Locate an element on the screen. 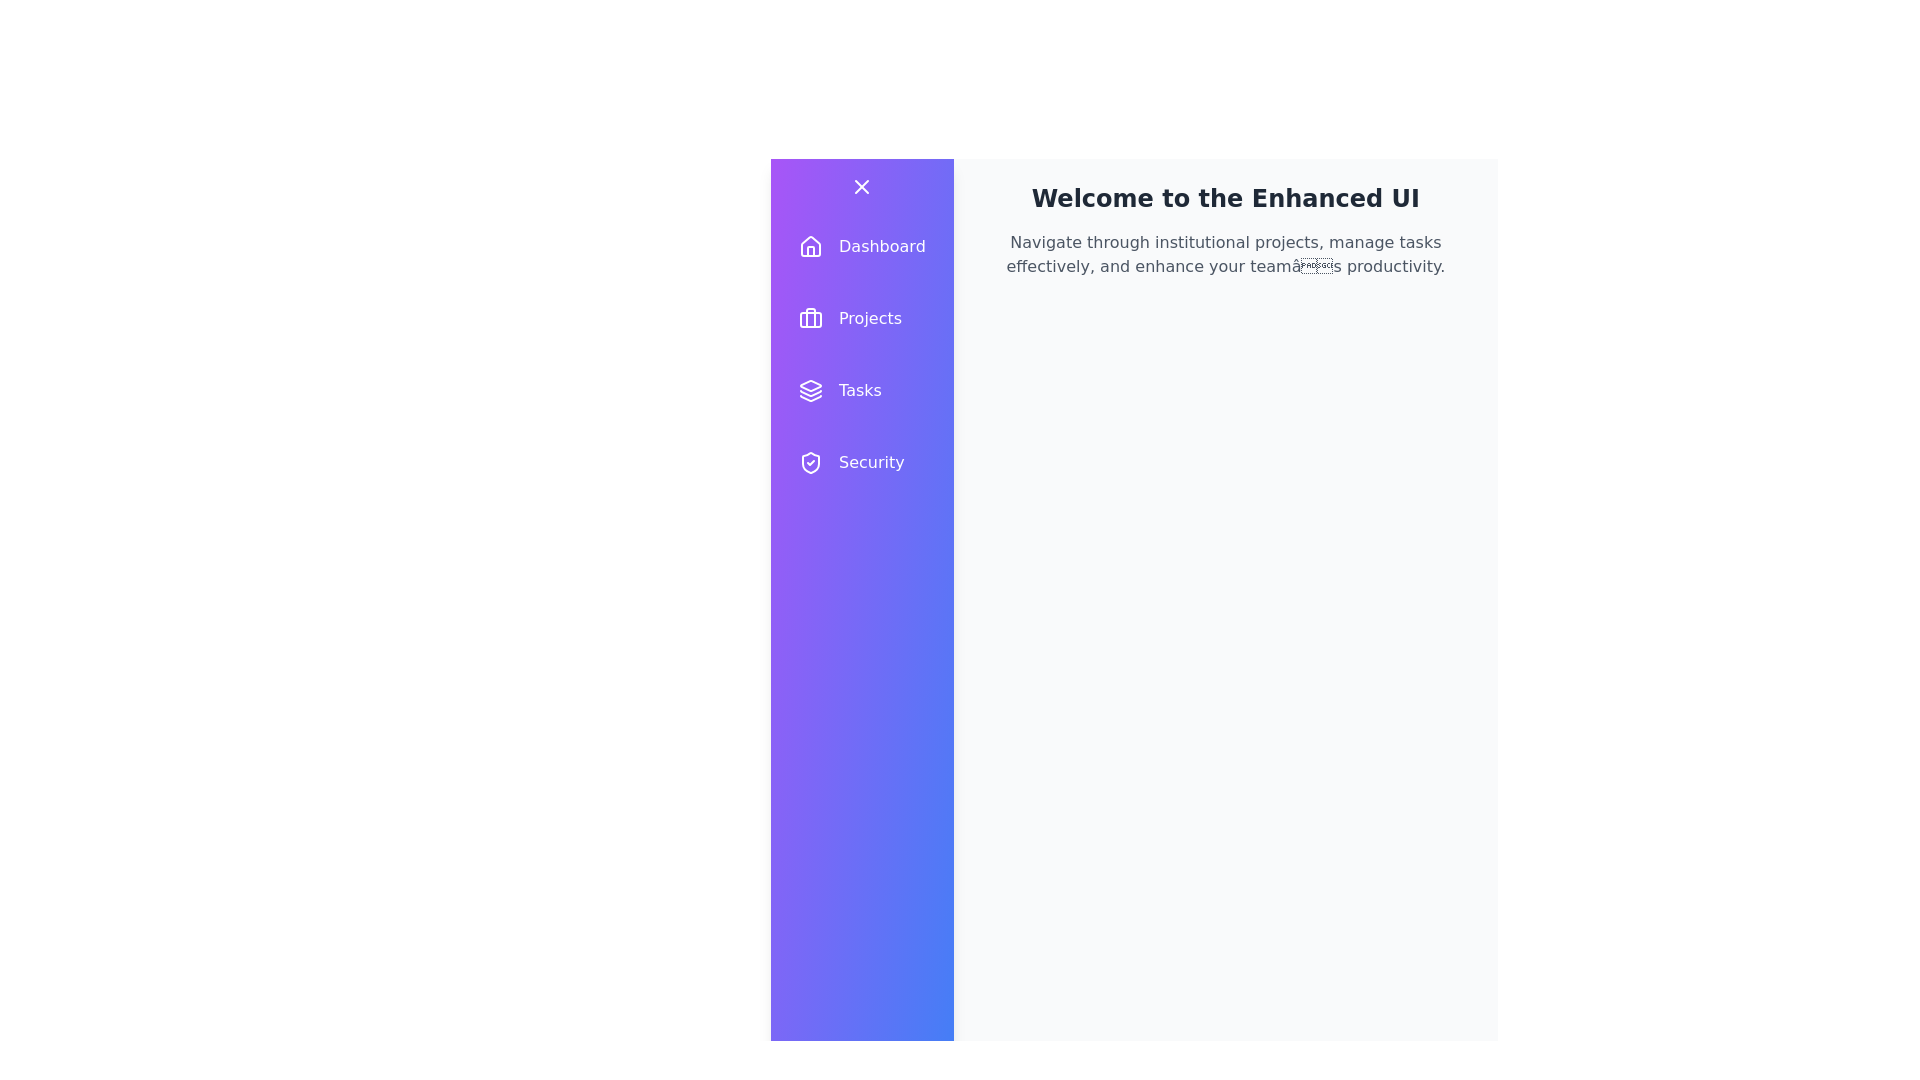 The height and width of the screenshot is (1080, 1920). the 'Dashboard' label in the sidebar navigation, which is the first element in the vertical list and located to the right of the house-shaped icon is located at coordinates (881, 245).